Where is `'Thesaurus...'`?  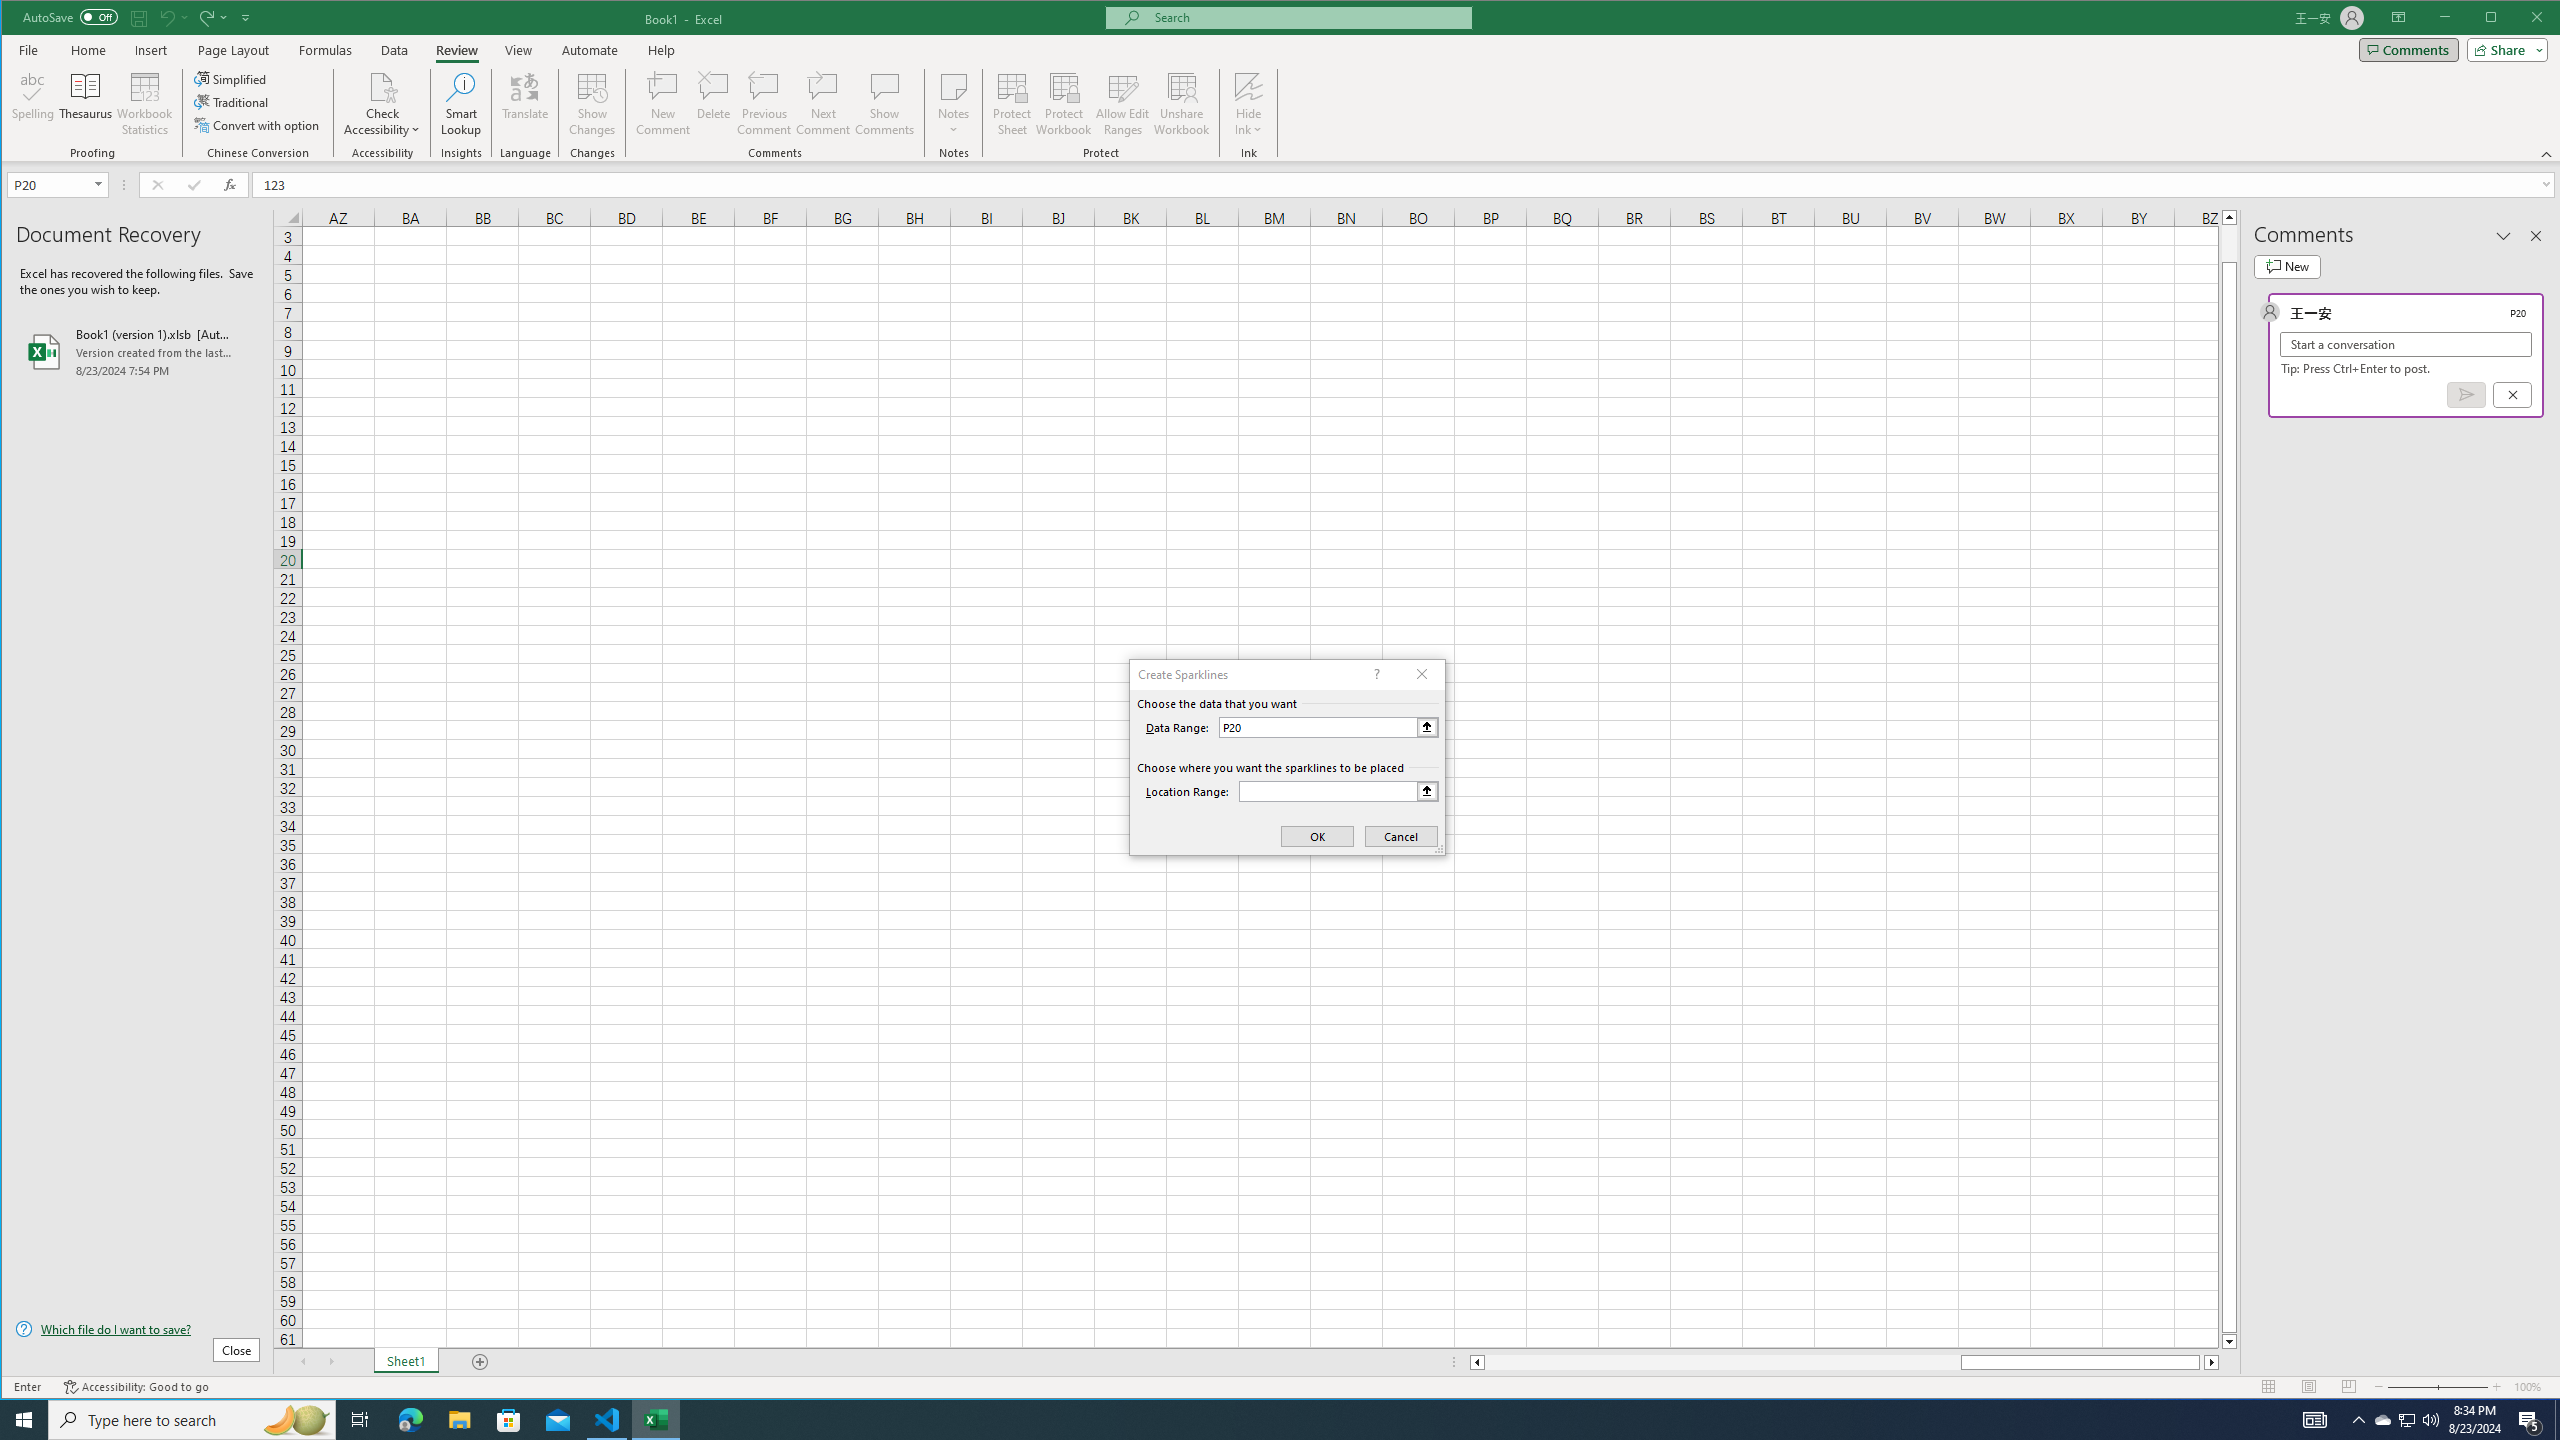 'Thesaurus...' is located at coordinates (85, 103).